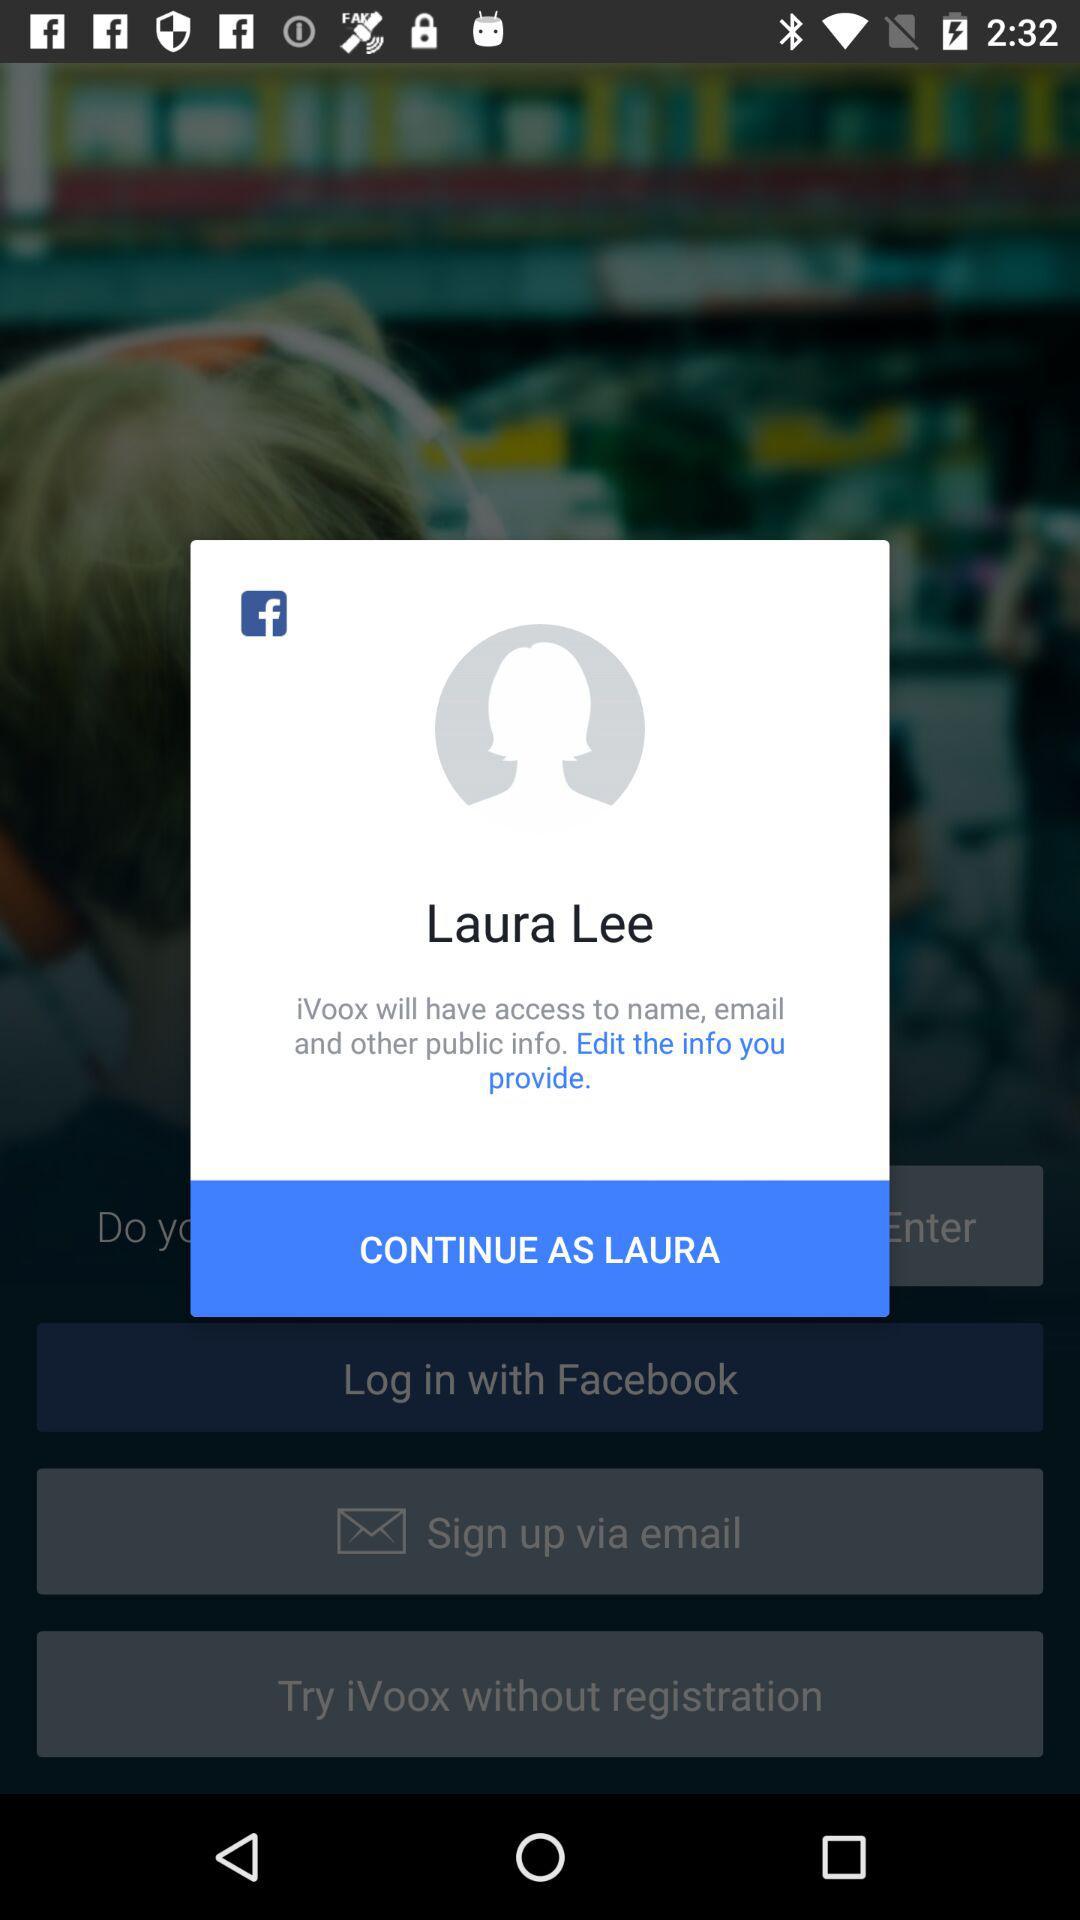  I want to click on continue as laura icon, so click(540, 1247).